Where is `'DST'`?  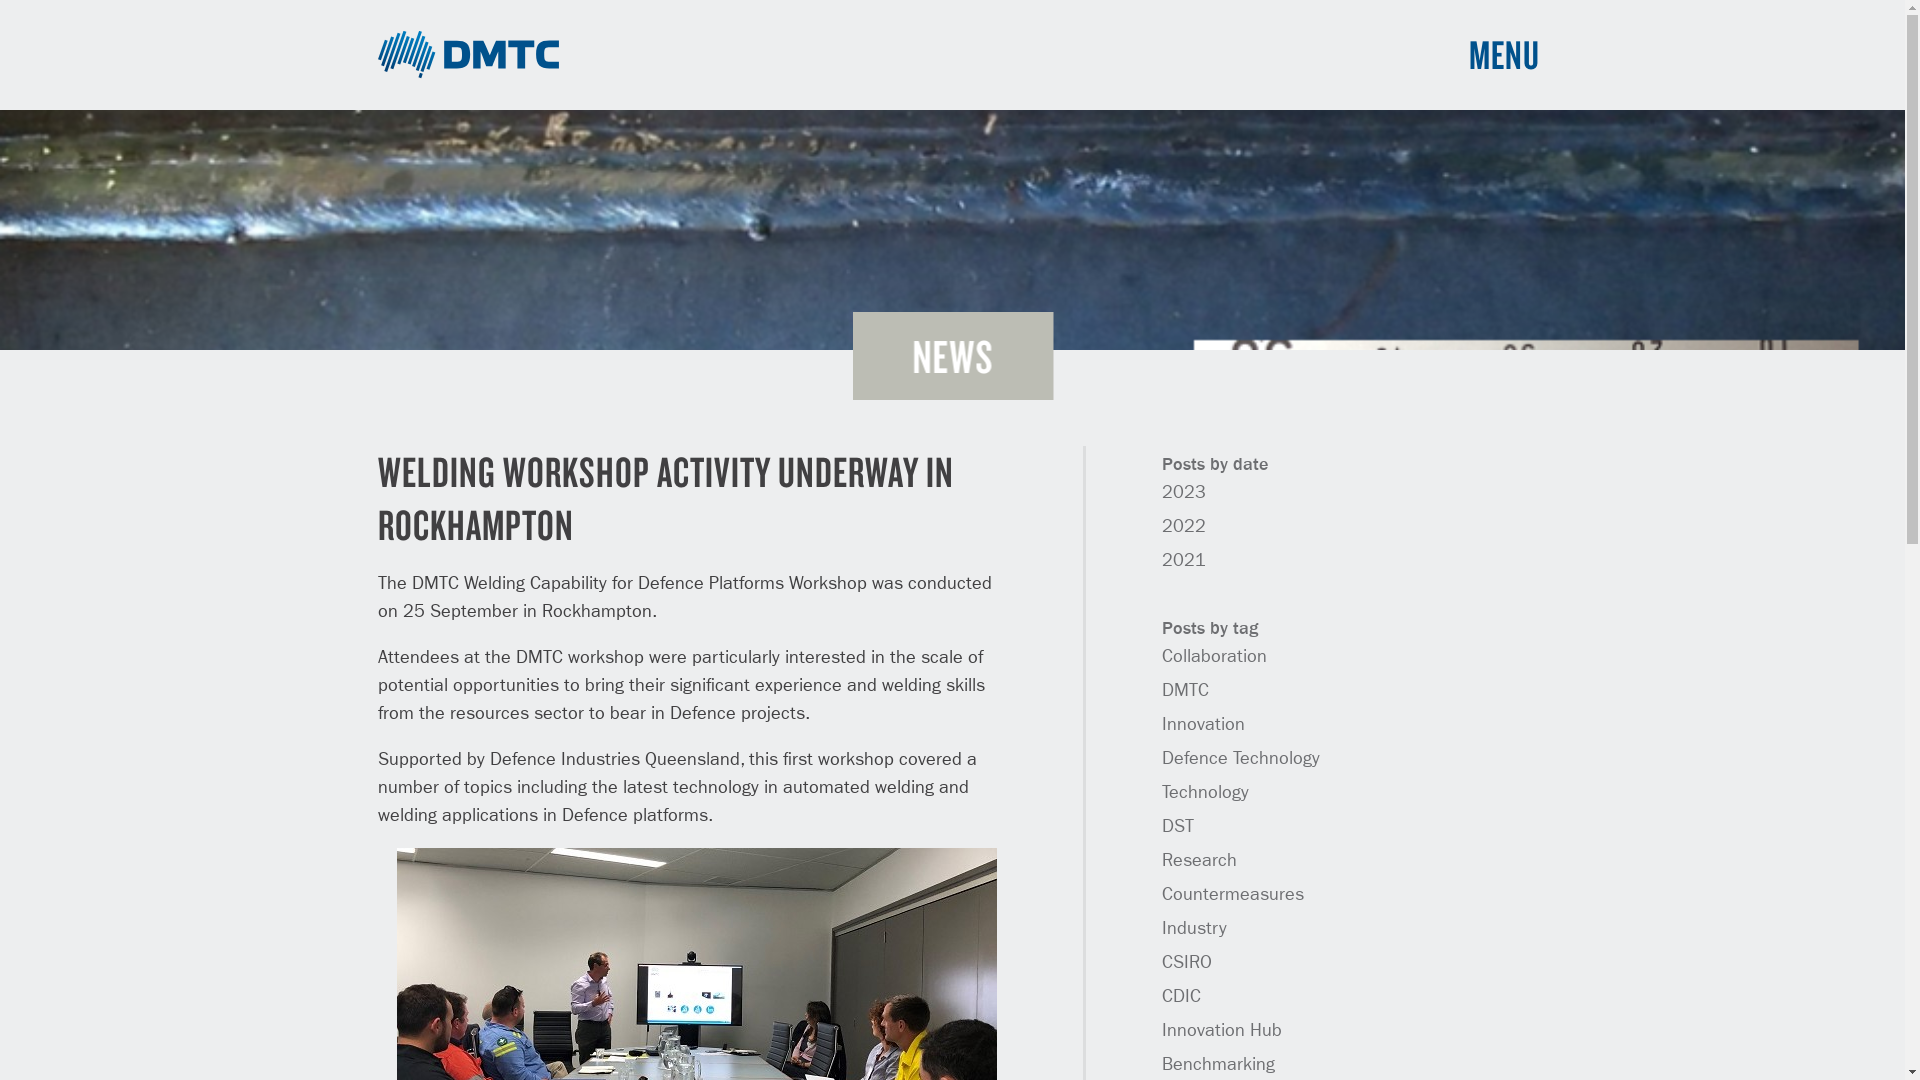 'DST' is located at coordinates (1177, 826).